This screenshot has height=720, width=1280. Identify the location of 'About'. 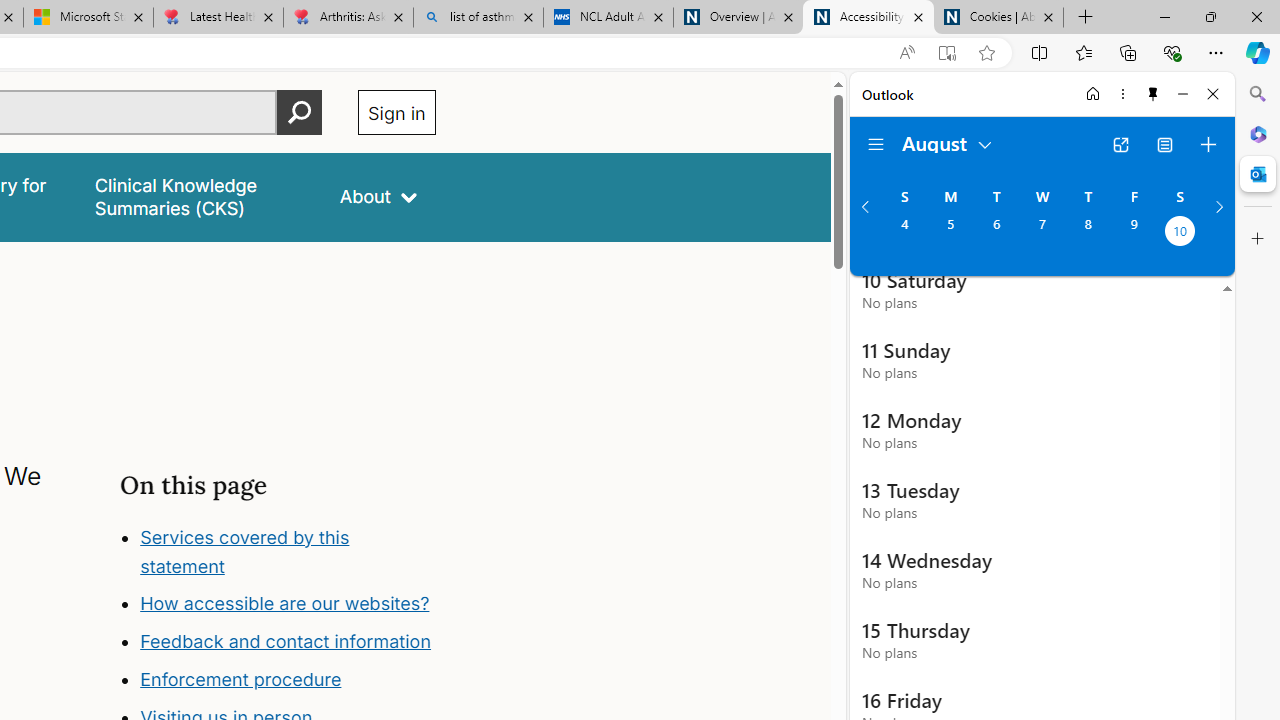
(378, 197).